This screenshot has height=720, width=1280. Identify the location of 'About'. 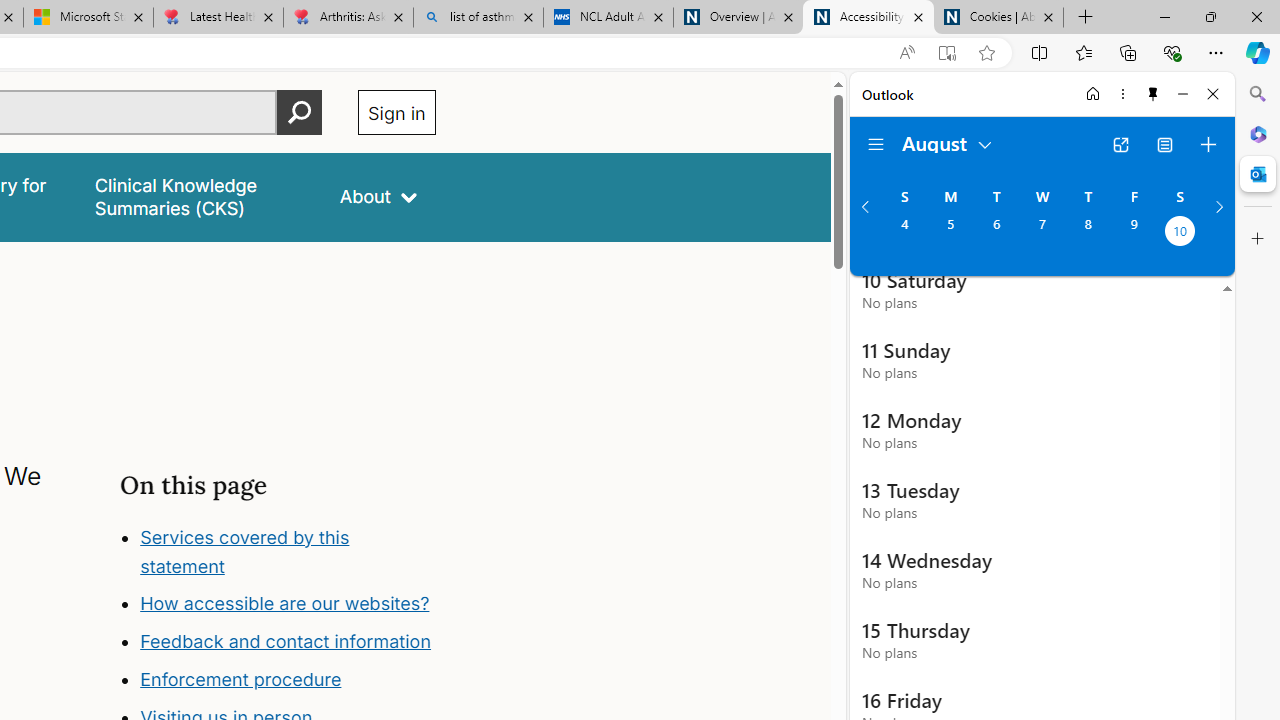
(378, 197).